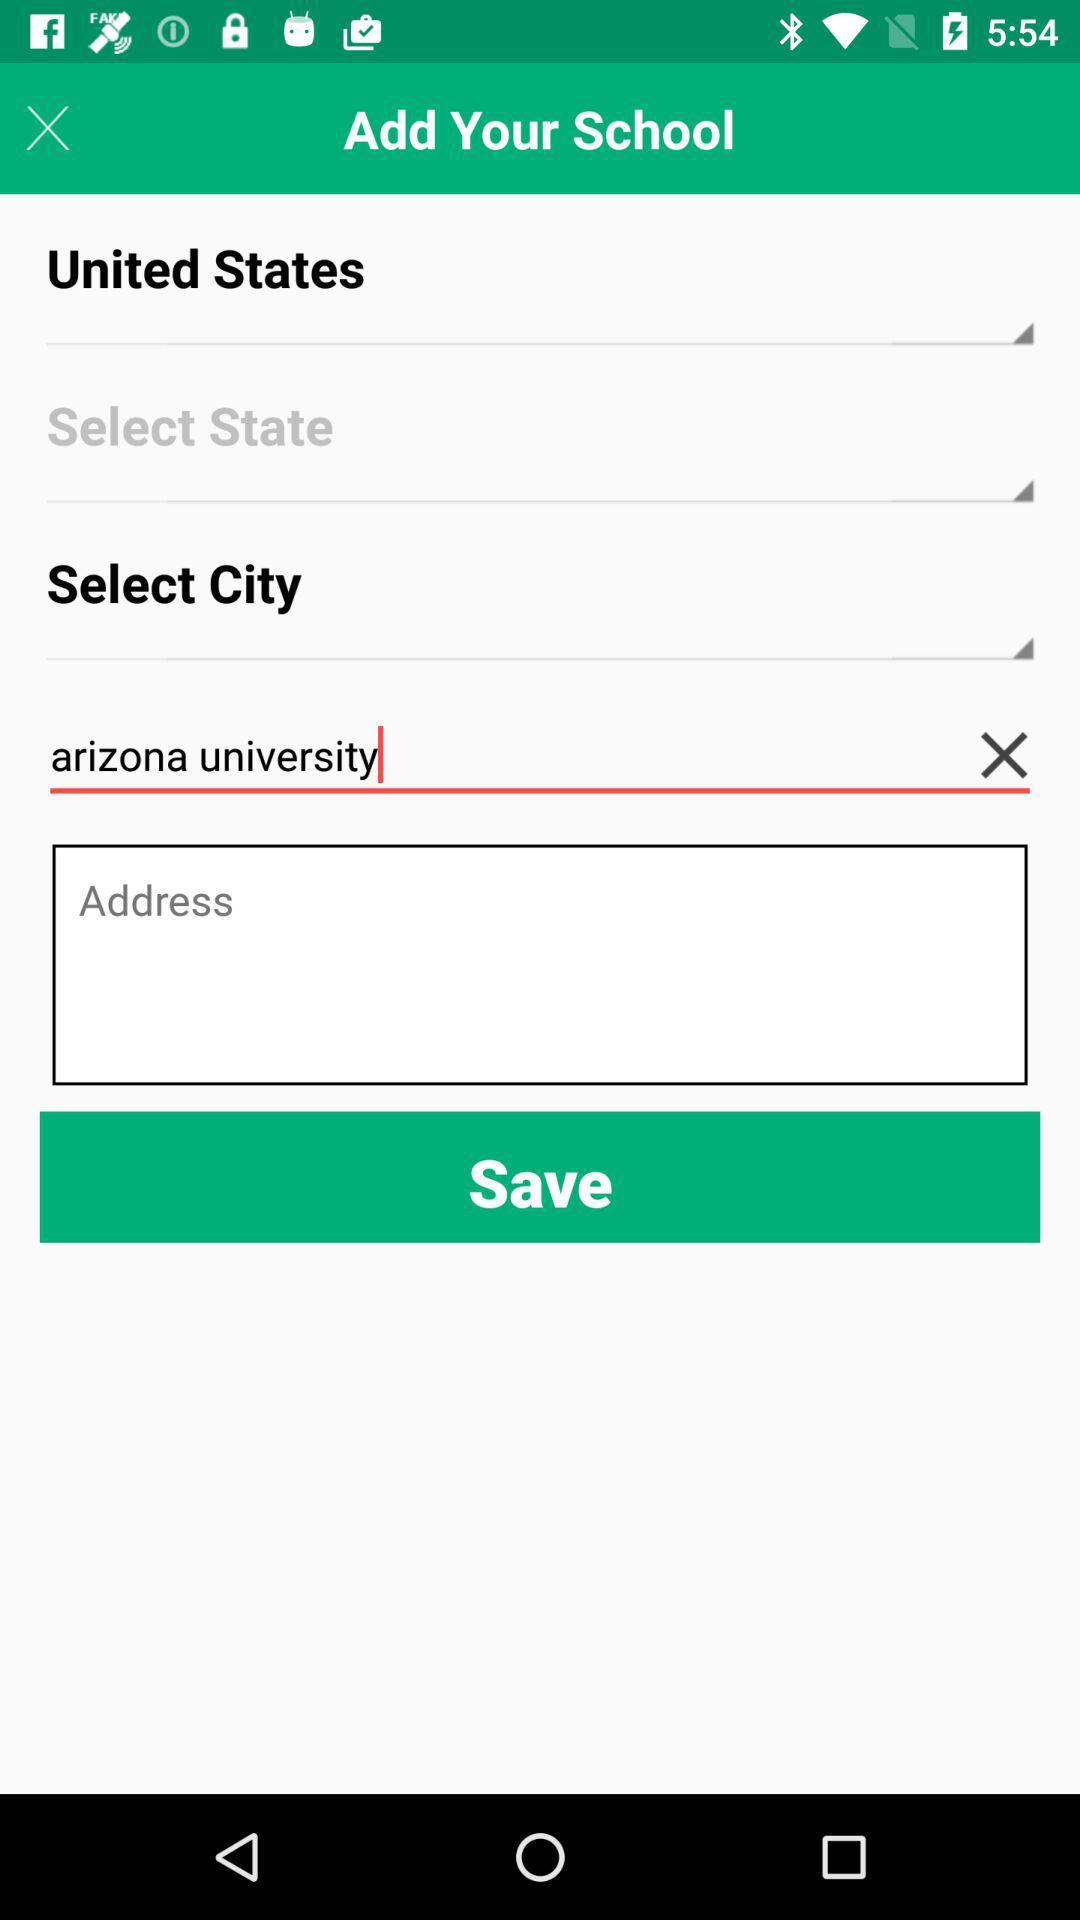  Describe the element at coordinates (540, 754) in the screenshot. I see `arizona university` at that location.